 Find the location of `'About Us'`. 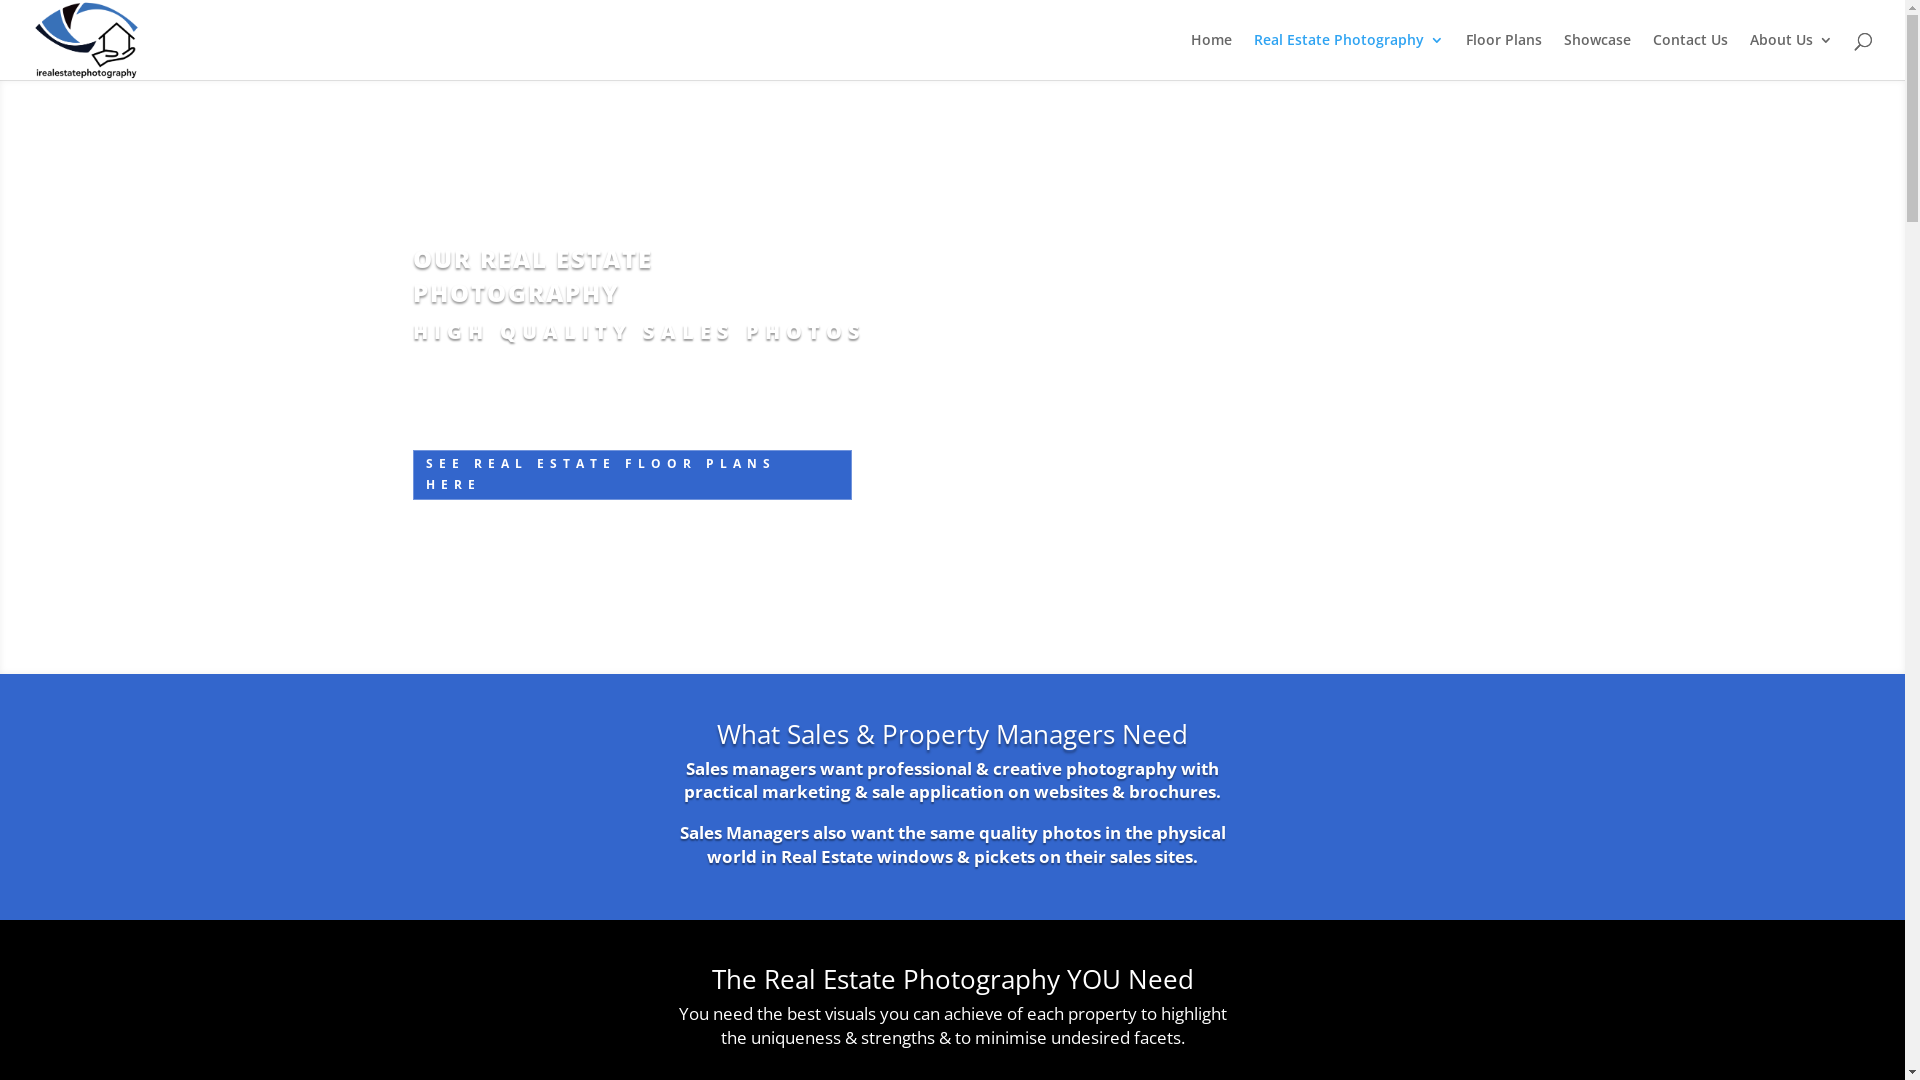

'About Us' is located at coordinates (1749, 55).